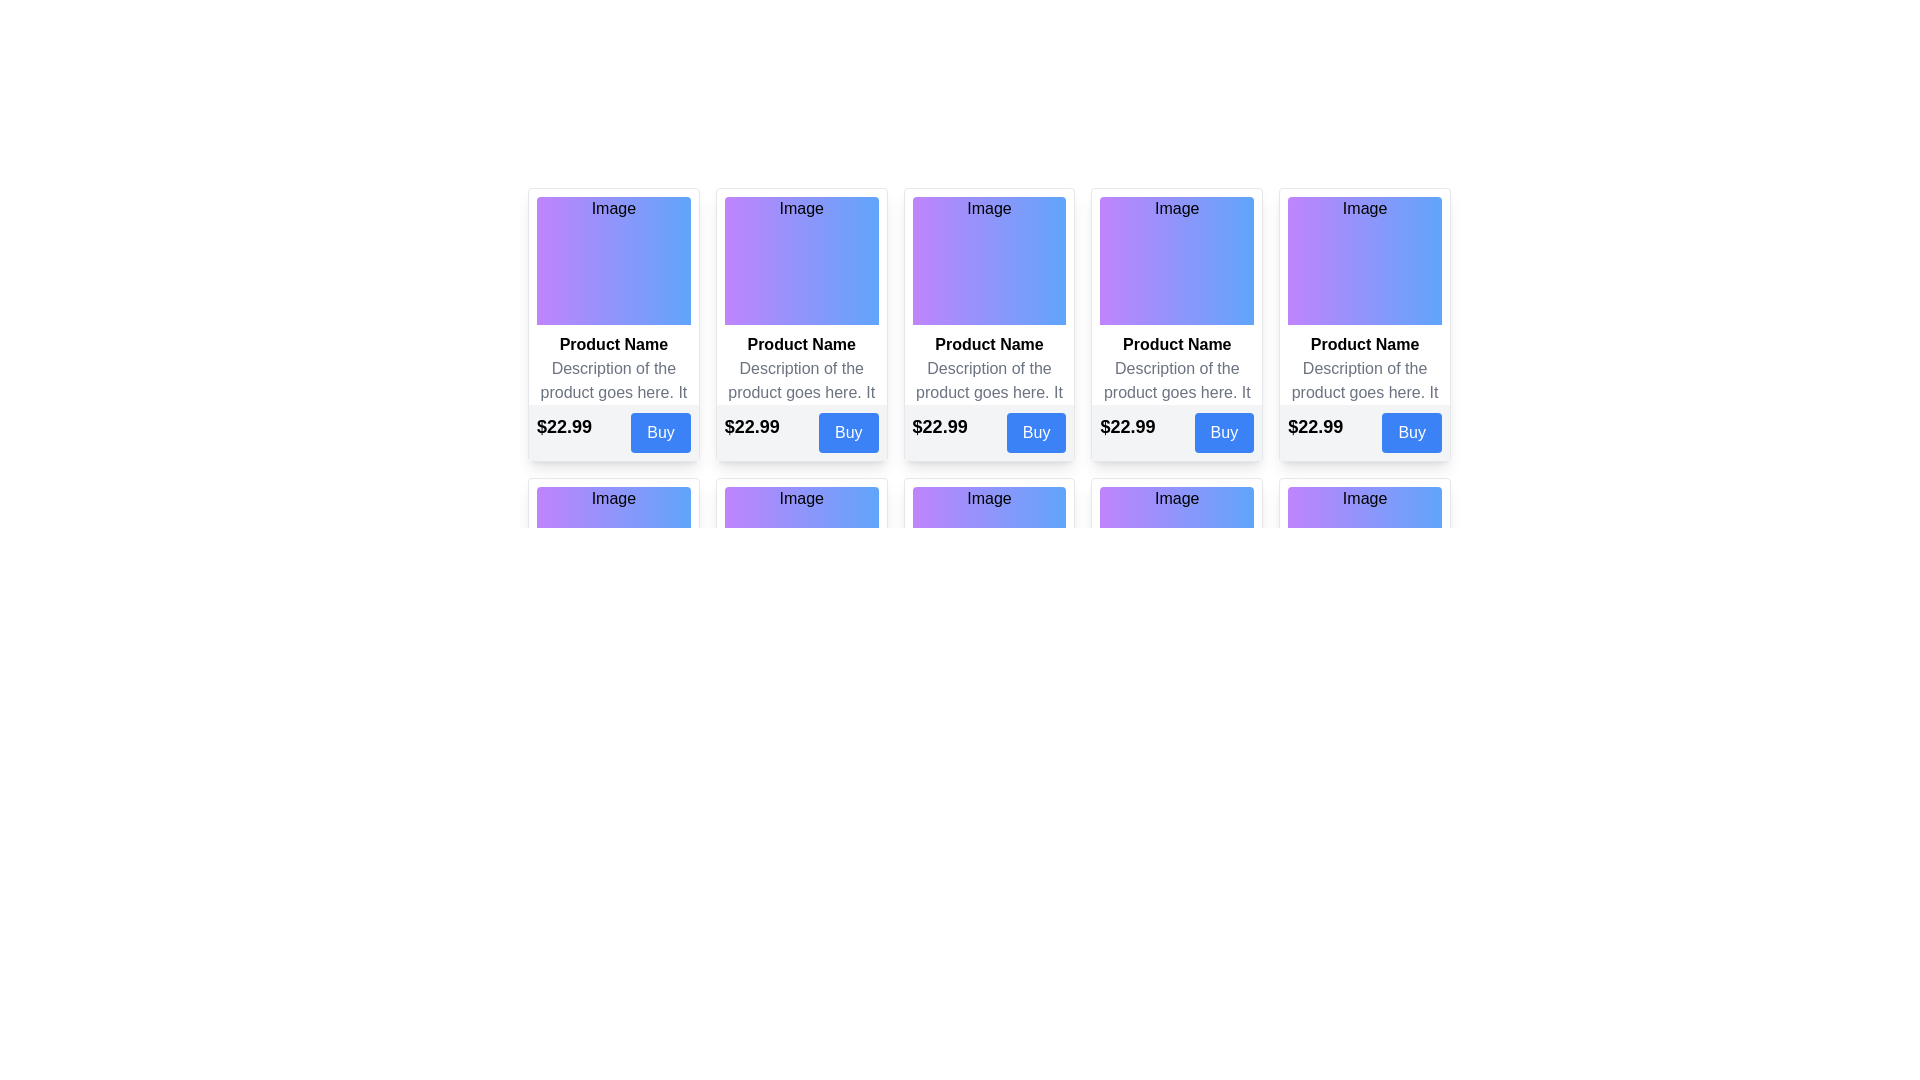 The width and height of the screenshot is (1920, 1080). What do you see at coordinates (801, 323) in the screenshot?
I see `product description from the second product card in the grid layout, which features a bordered and rounded design with an image, title, descriptive text, price, and a blue 'Buy' button` at bounding box center [801, 323].